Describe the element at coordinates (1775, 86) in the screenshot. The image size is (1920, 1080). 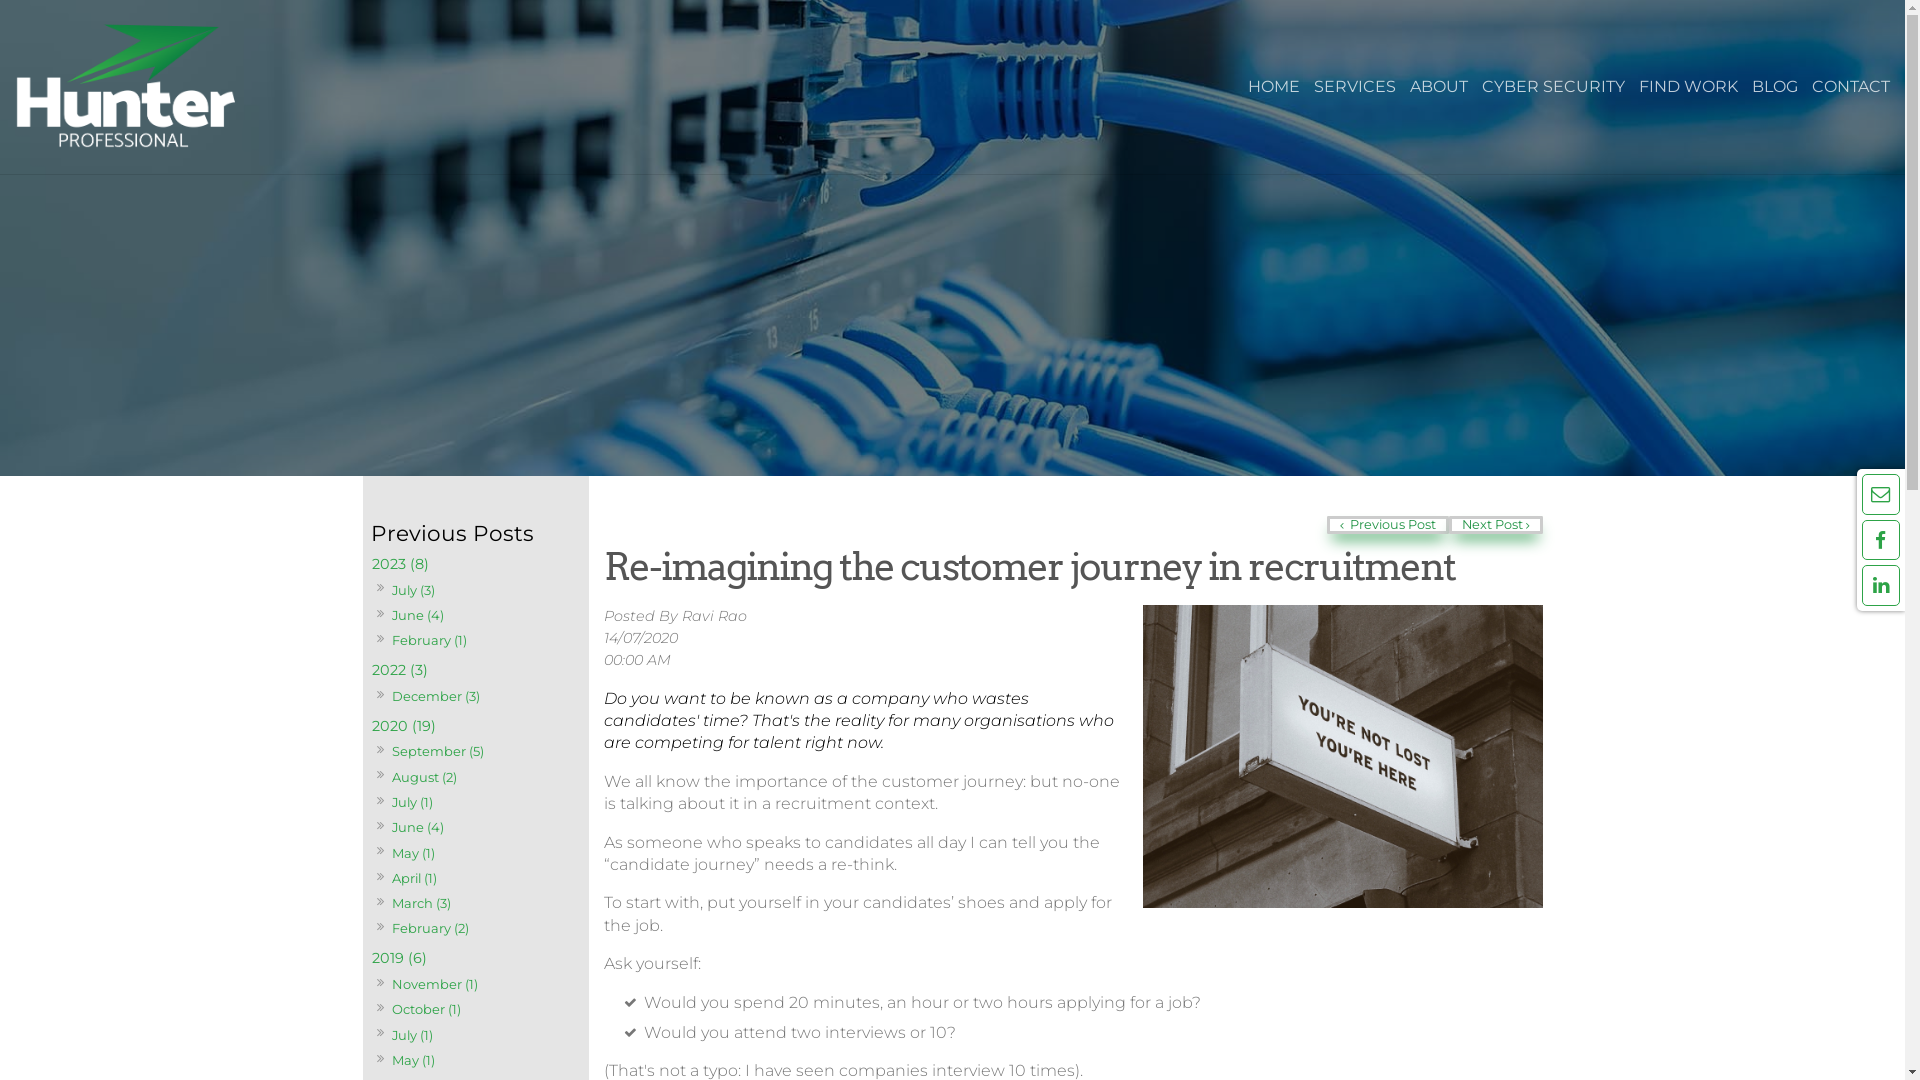
I see `'BLOG'` at that location.